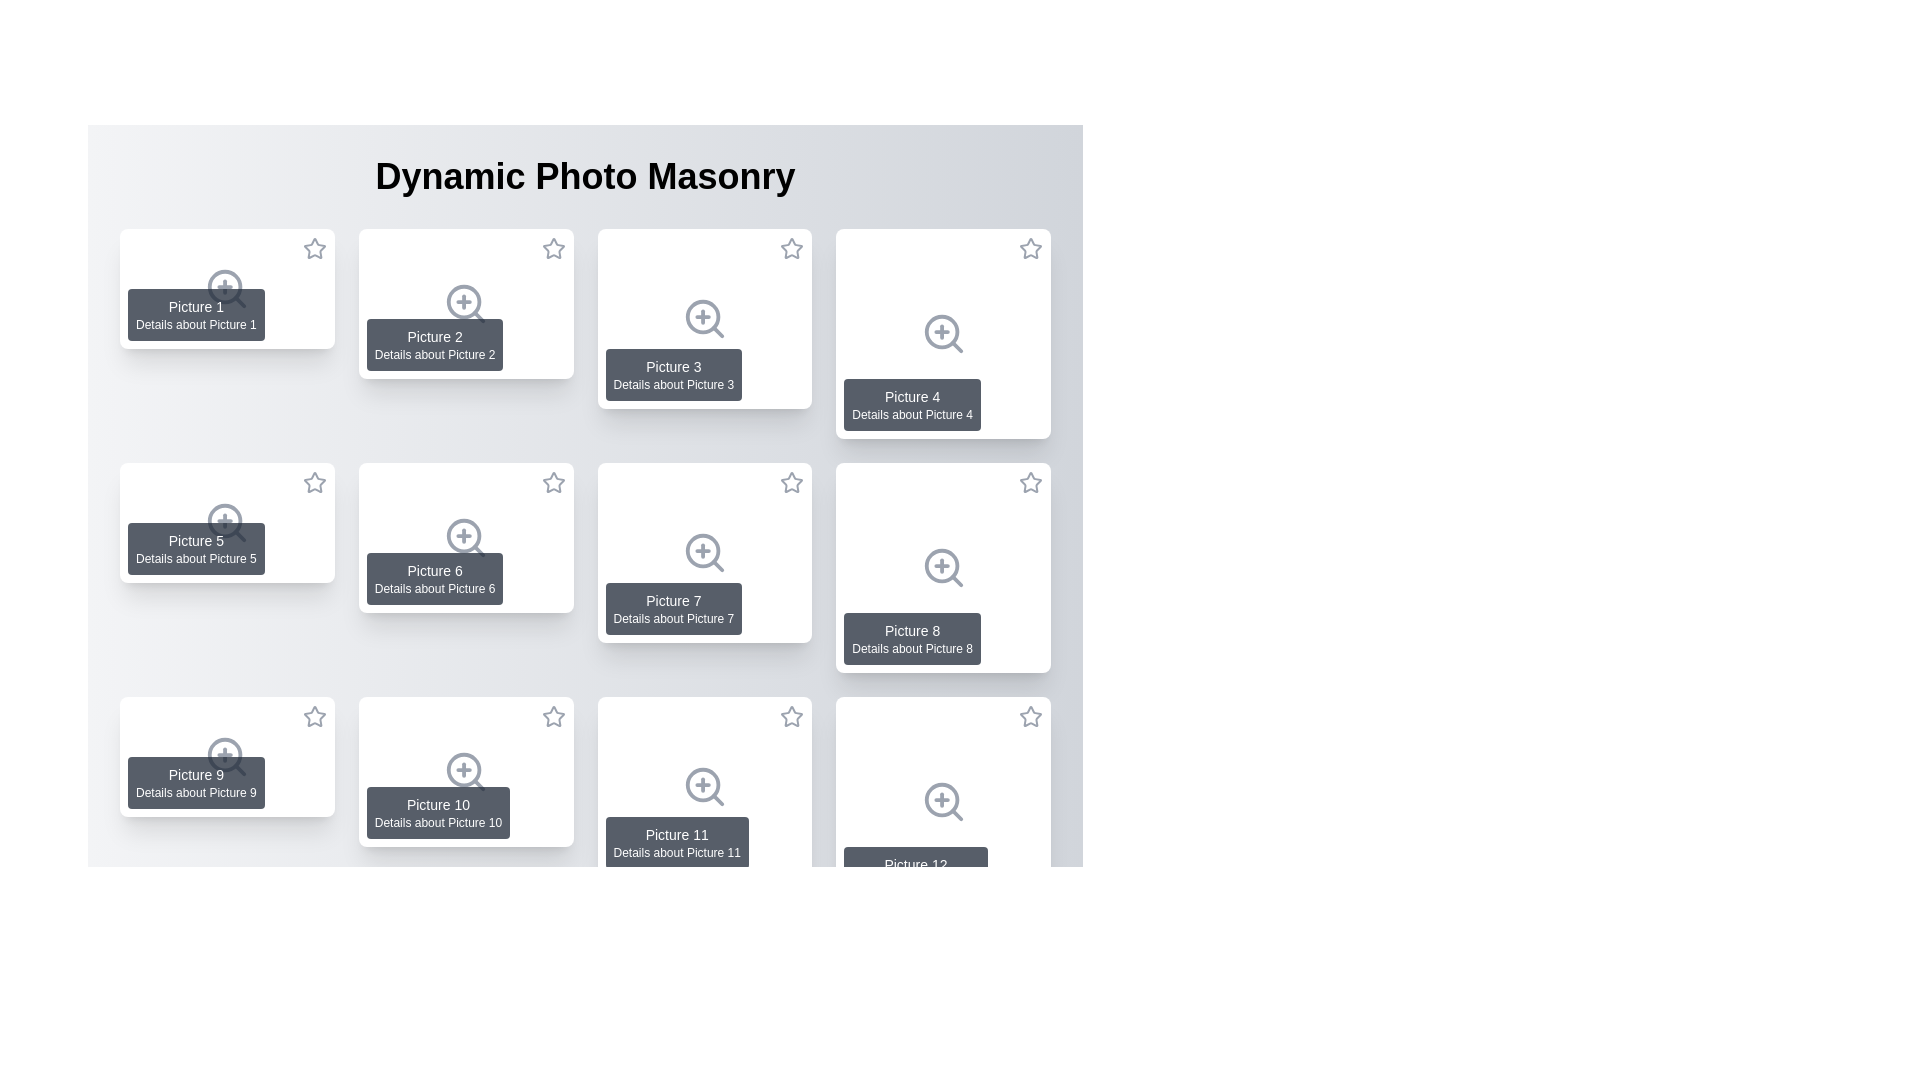  What do you see at coordinates (465, 770) in the screenshot?
I see `the zoom icon located at the center of the lower dark gray overlay area of the 'Picture 10' card in the 'Dynamic Photo Masonry' layout` at bounding box center [465, 770].